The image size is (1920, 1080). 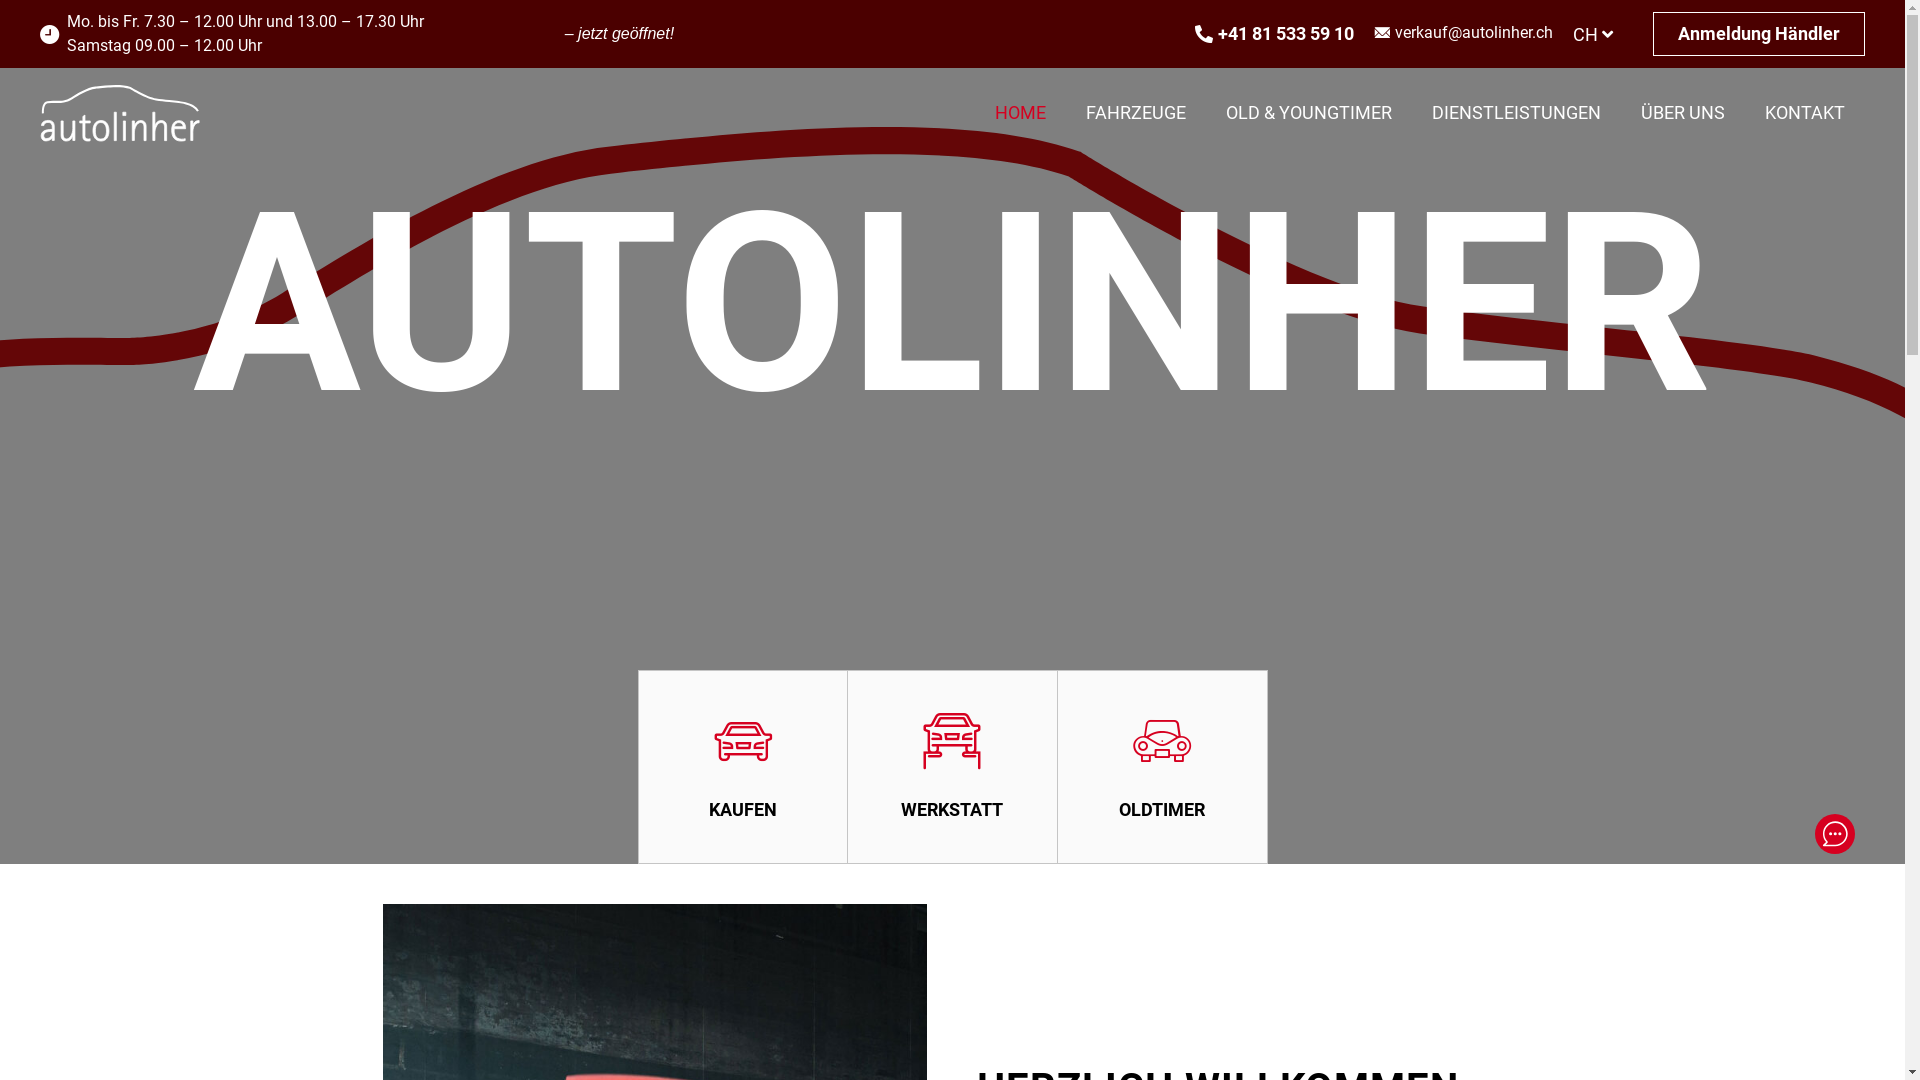 I want to click on 'OLD & YOUNGTIMER', so click(x=1204, y=112).